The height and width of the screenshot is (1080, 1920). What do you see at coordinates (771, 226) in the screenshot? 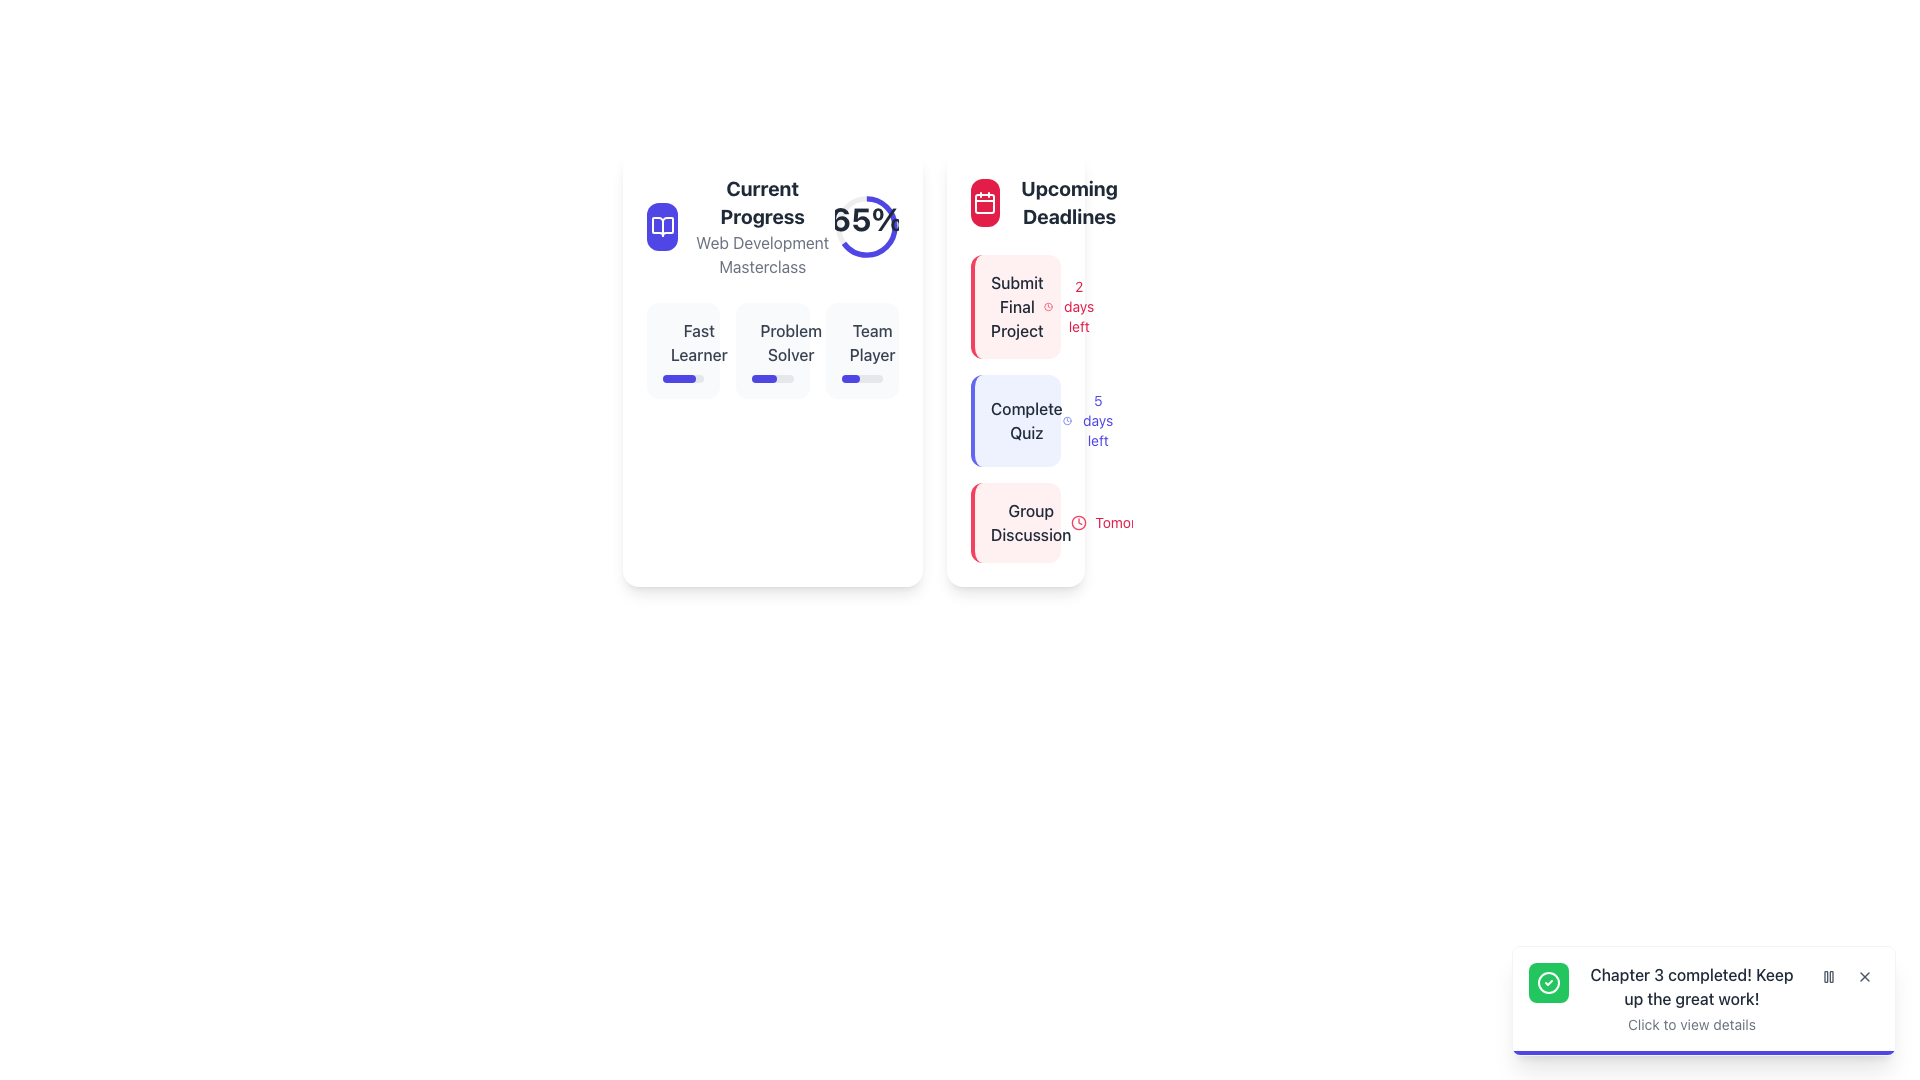
I see `the percentage graphic displaying '65%' in the Progress Indicator with Text and Icon` at bounding box center [771, 226].